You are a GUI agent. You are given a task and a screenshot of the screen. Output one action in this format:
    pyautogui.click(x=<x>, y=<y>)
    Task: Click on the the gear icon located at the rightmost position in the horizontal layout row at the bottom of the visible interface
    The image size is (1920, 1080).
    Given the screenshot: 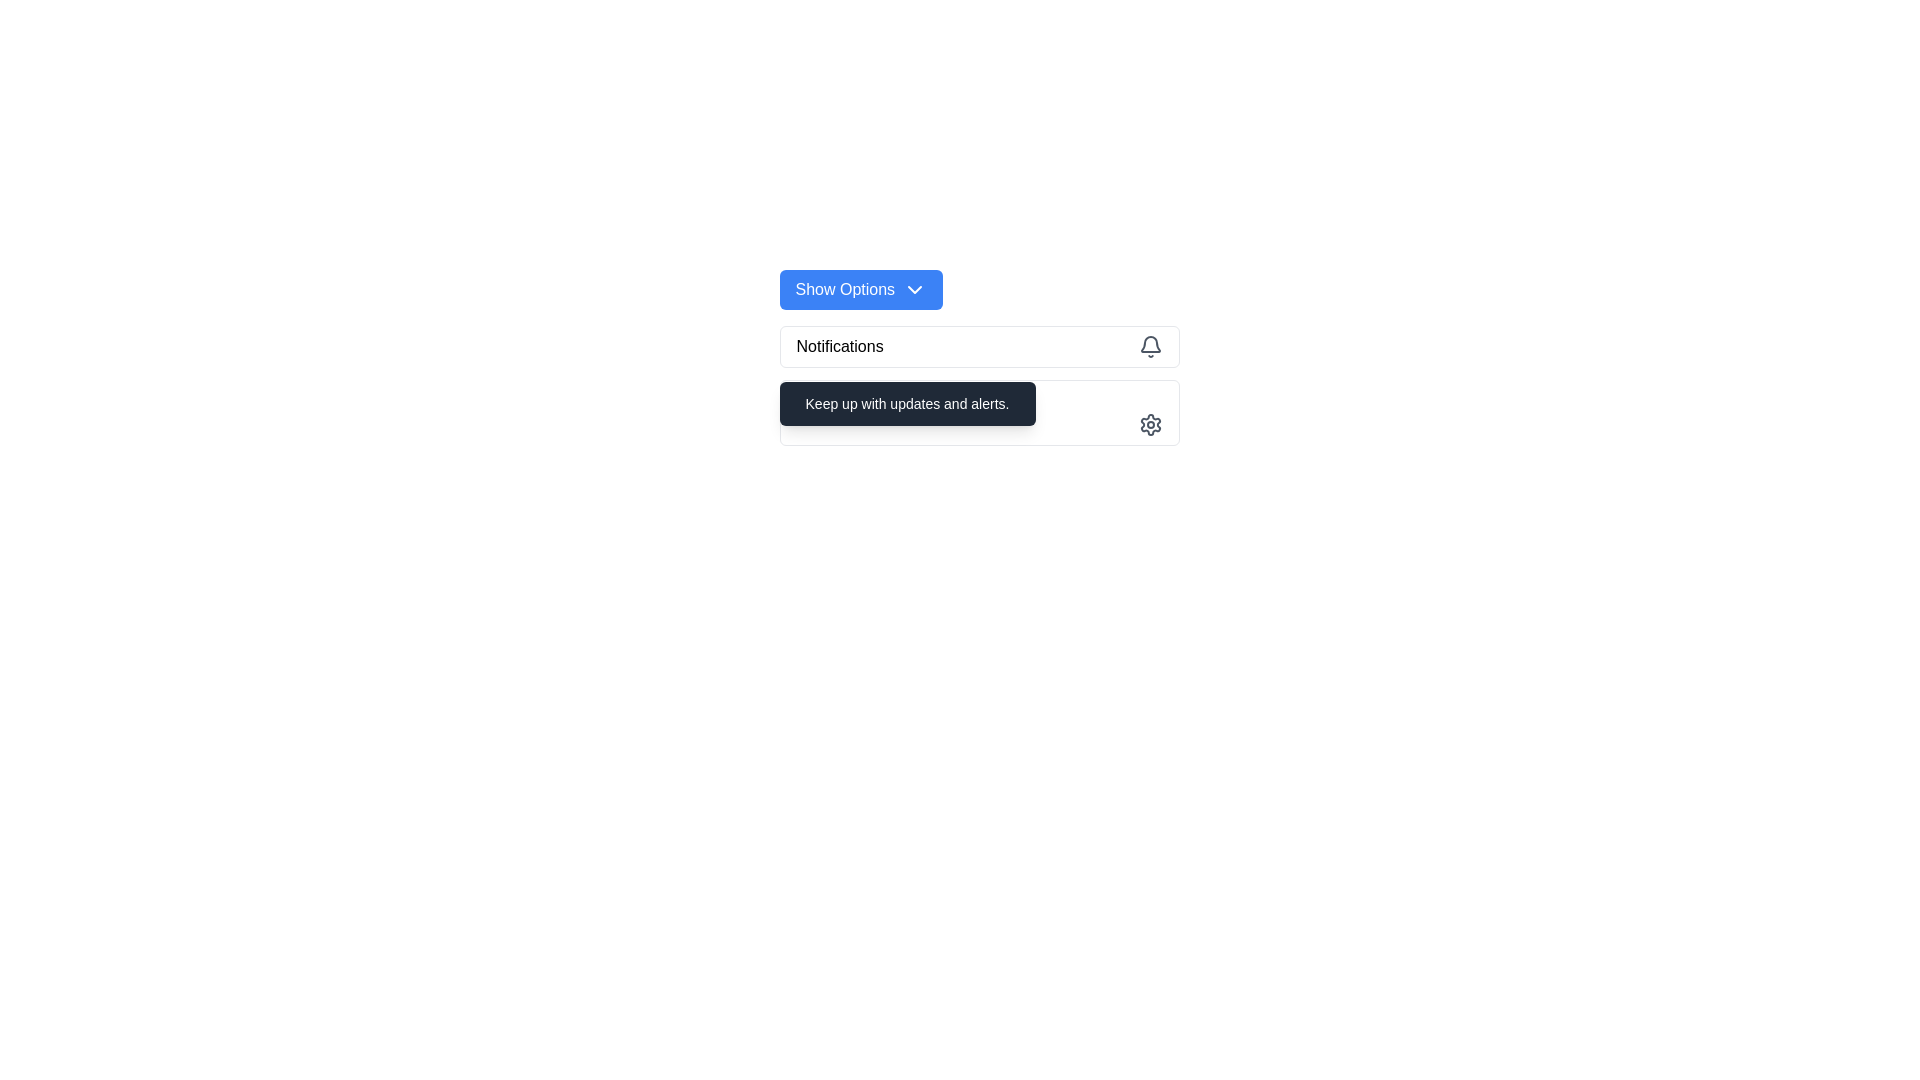 What is the action you would take?
    pyautogui.click(x=1150, y=423)
    